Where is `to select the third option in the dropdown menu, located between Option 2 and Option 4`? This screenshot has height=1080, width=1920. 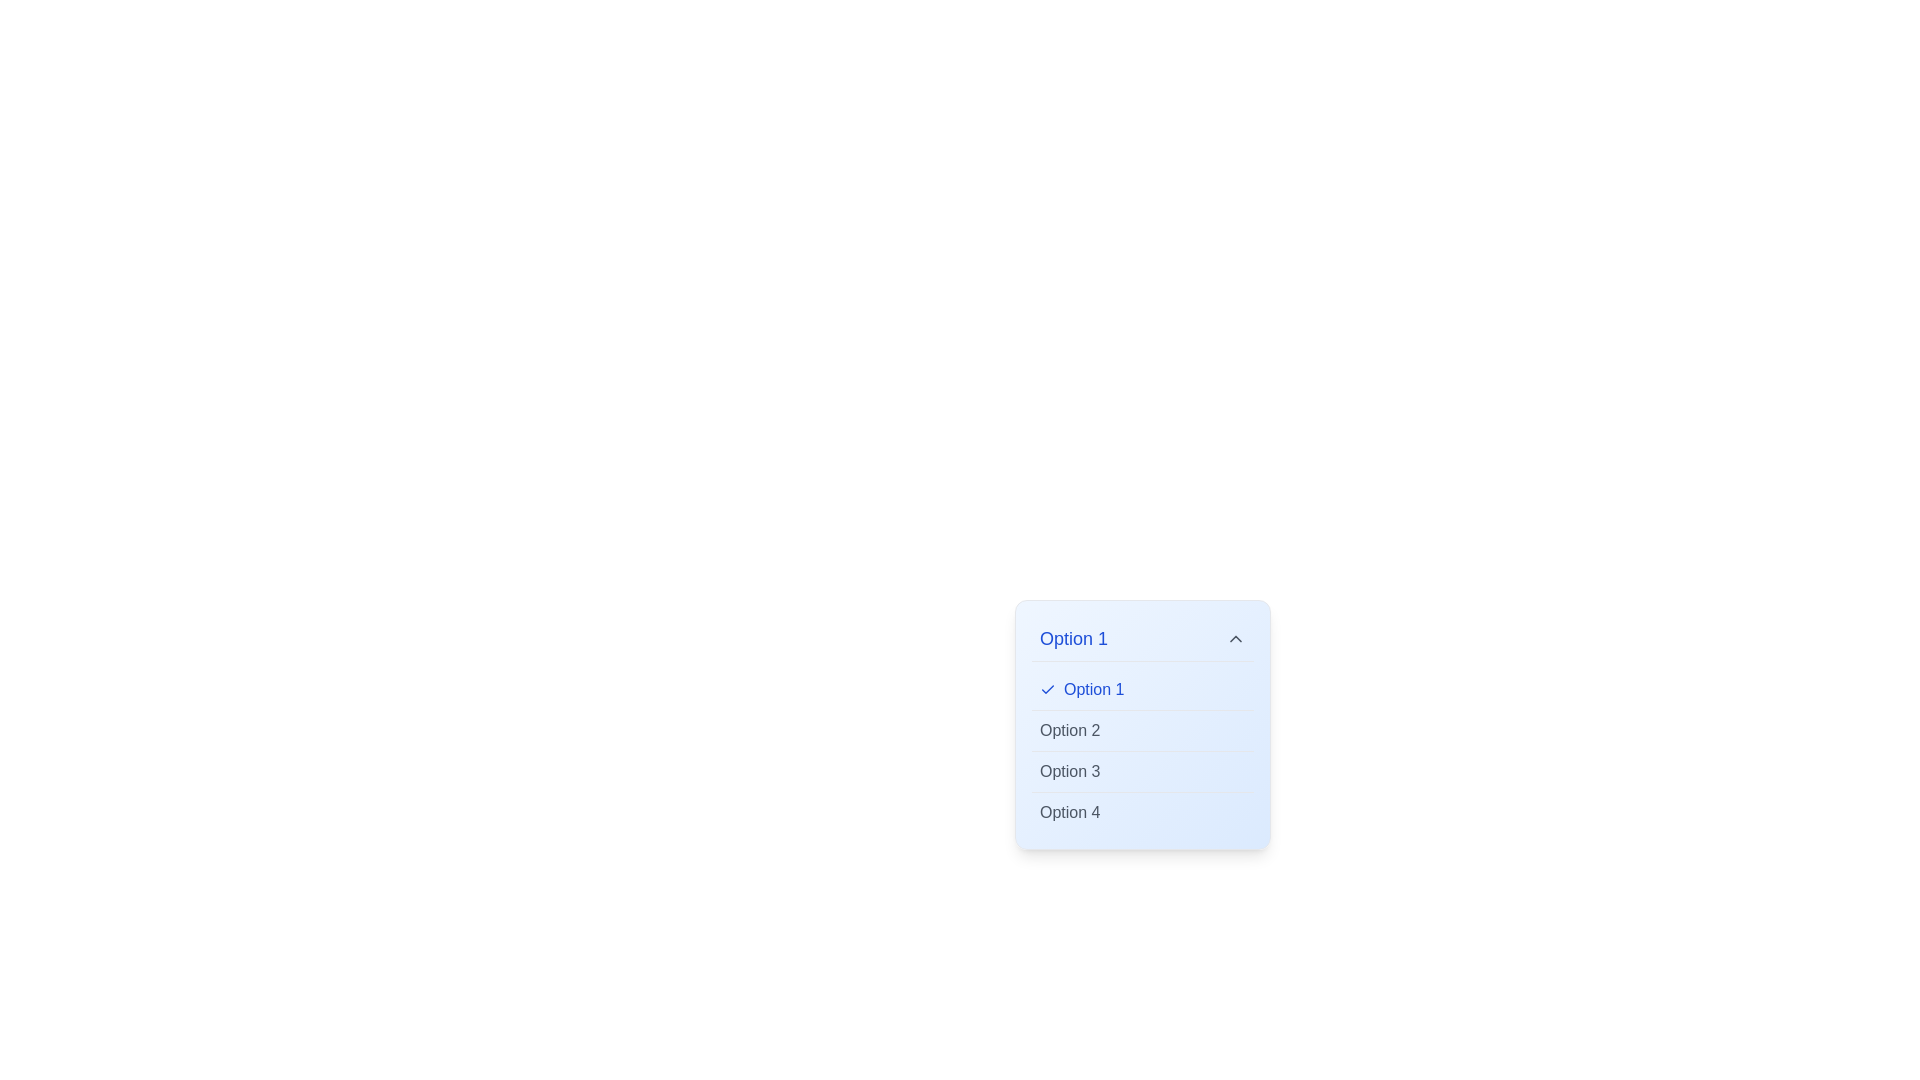
to select the third option in the dropdown menu, located between Option 2 and Option 4 is located at coordinates (1142, 770).